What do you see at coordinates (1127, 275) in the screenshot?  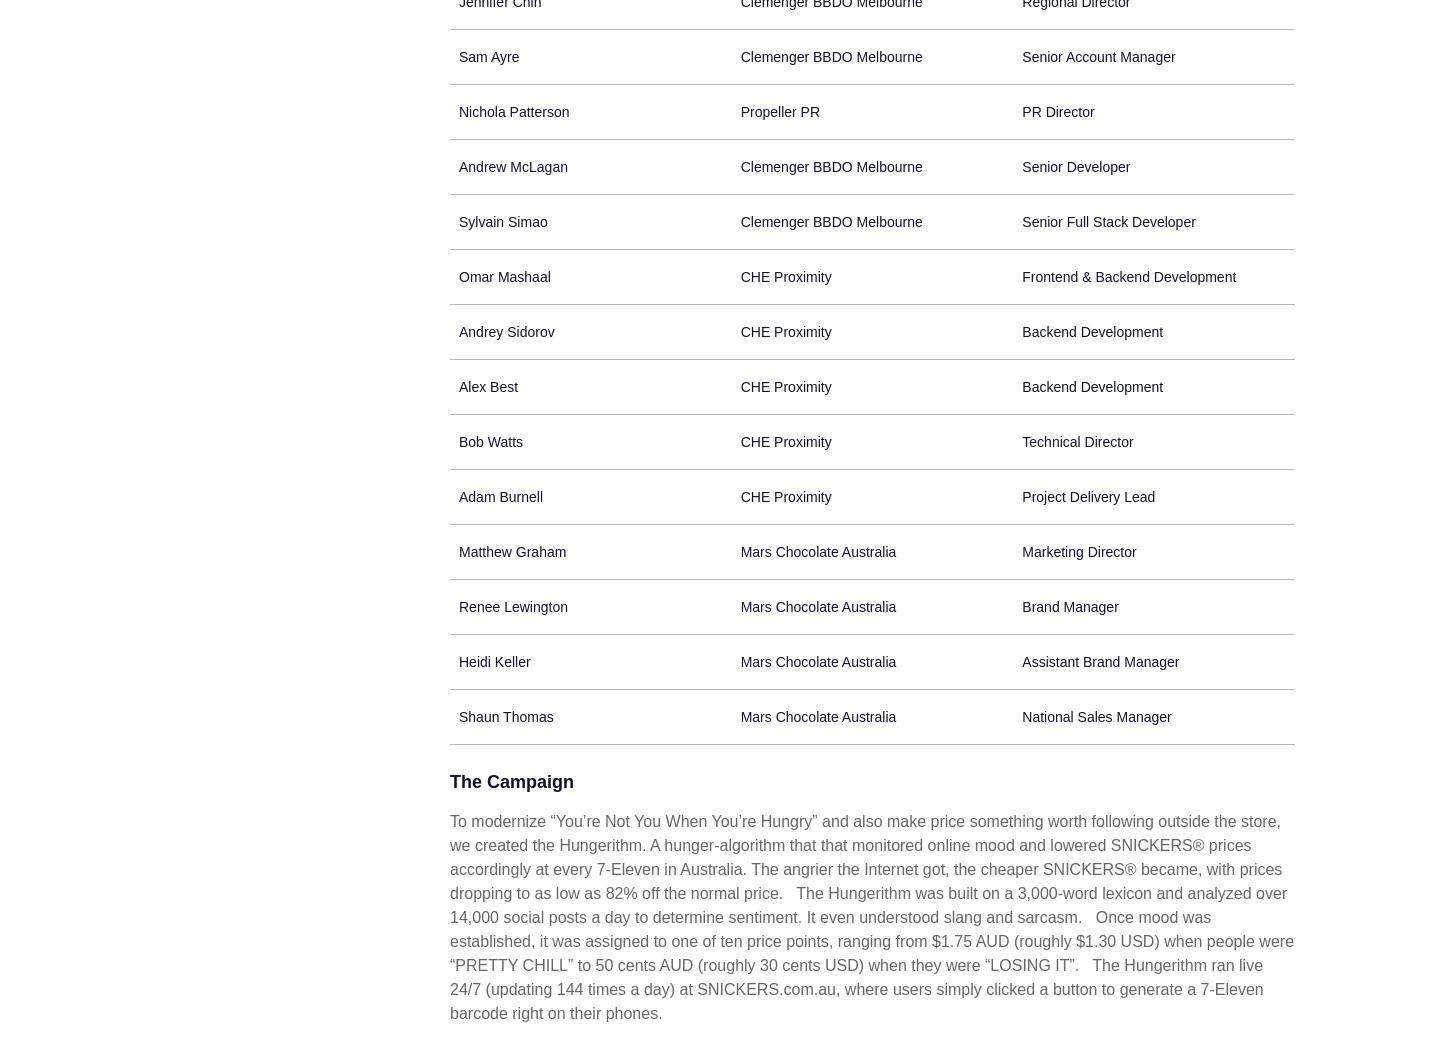 I see `'Frontend & Backend Development'` at bounding box center [1127, 275].